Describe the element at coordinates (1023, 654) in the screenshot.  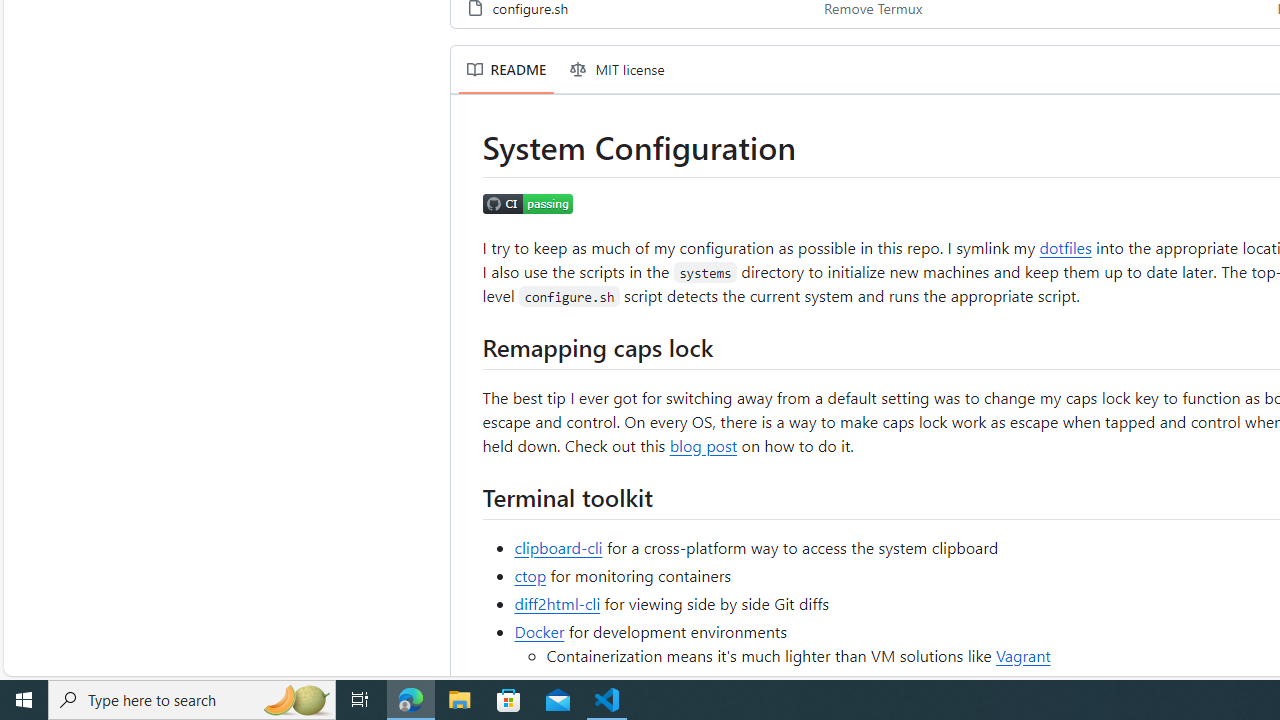
I see `'Vagrant'` at that location.